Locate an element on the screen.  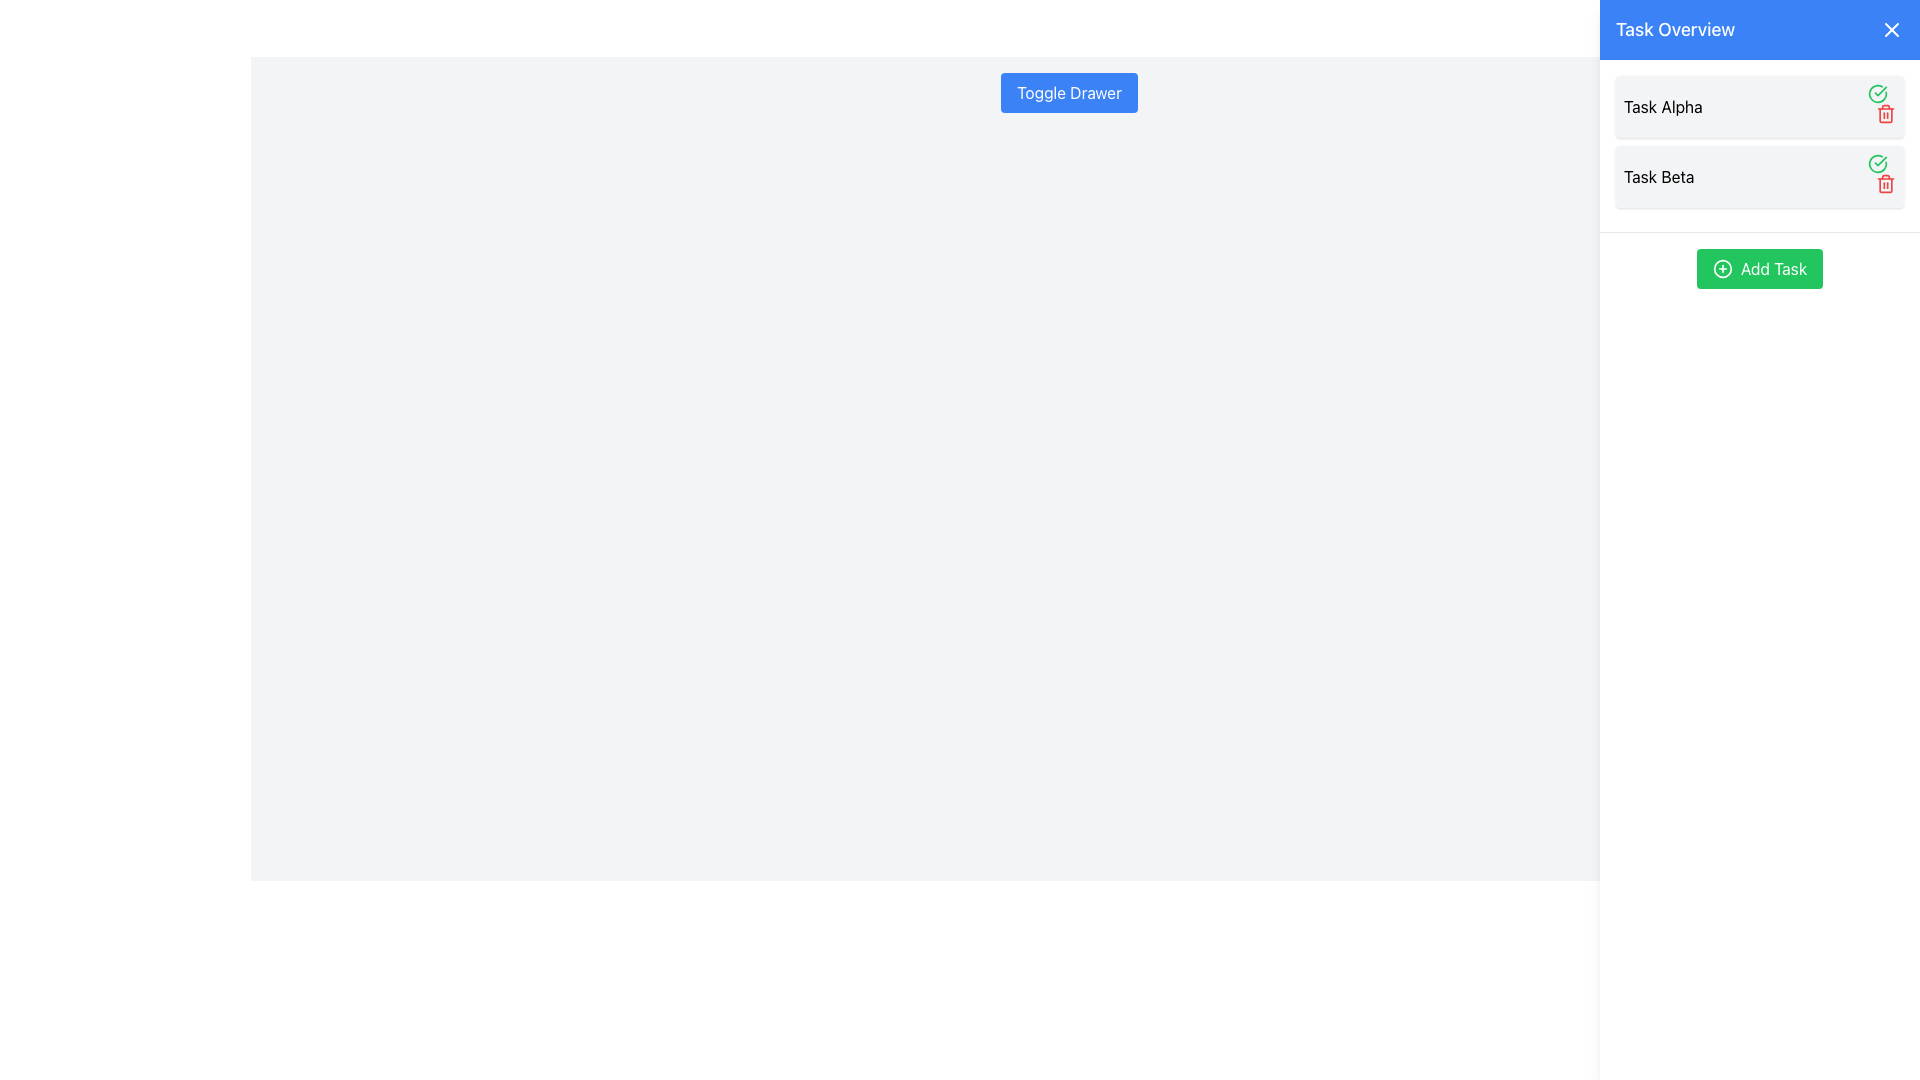
the 'X' icon button located on the far right of the blue header bar titled 'Task Overview' is located at coordinates (1890, 30).